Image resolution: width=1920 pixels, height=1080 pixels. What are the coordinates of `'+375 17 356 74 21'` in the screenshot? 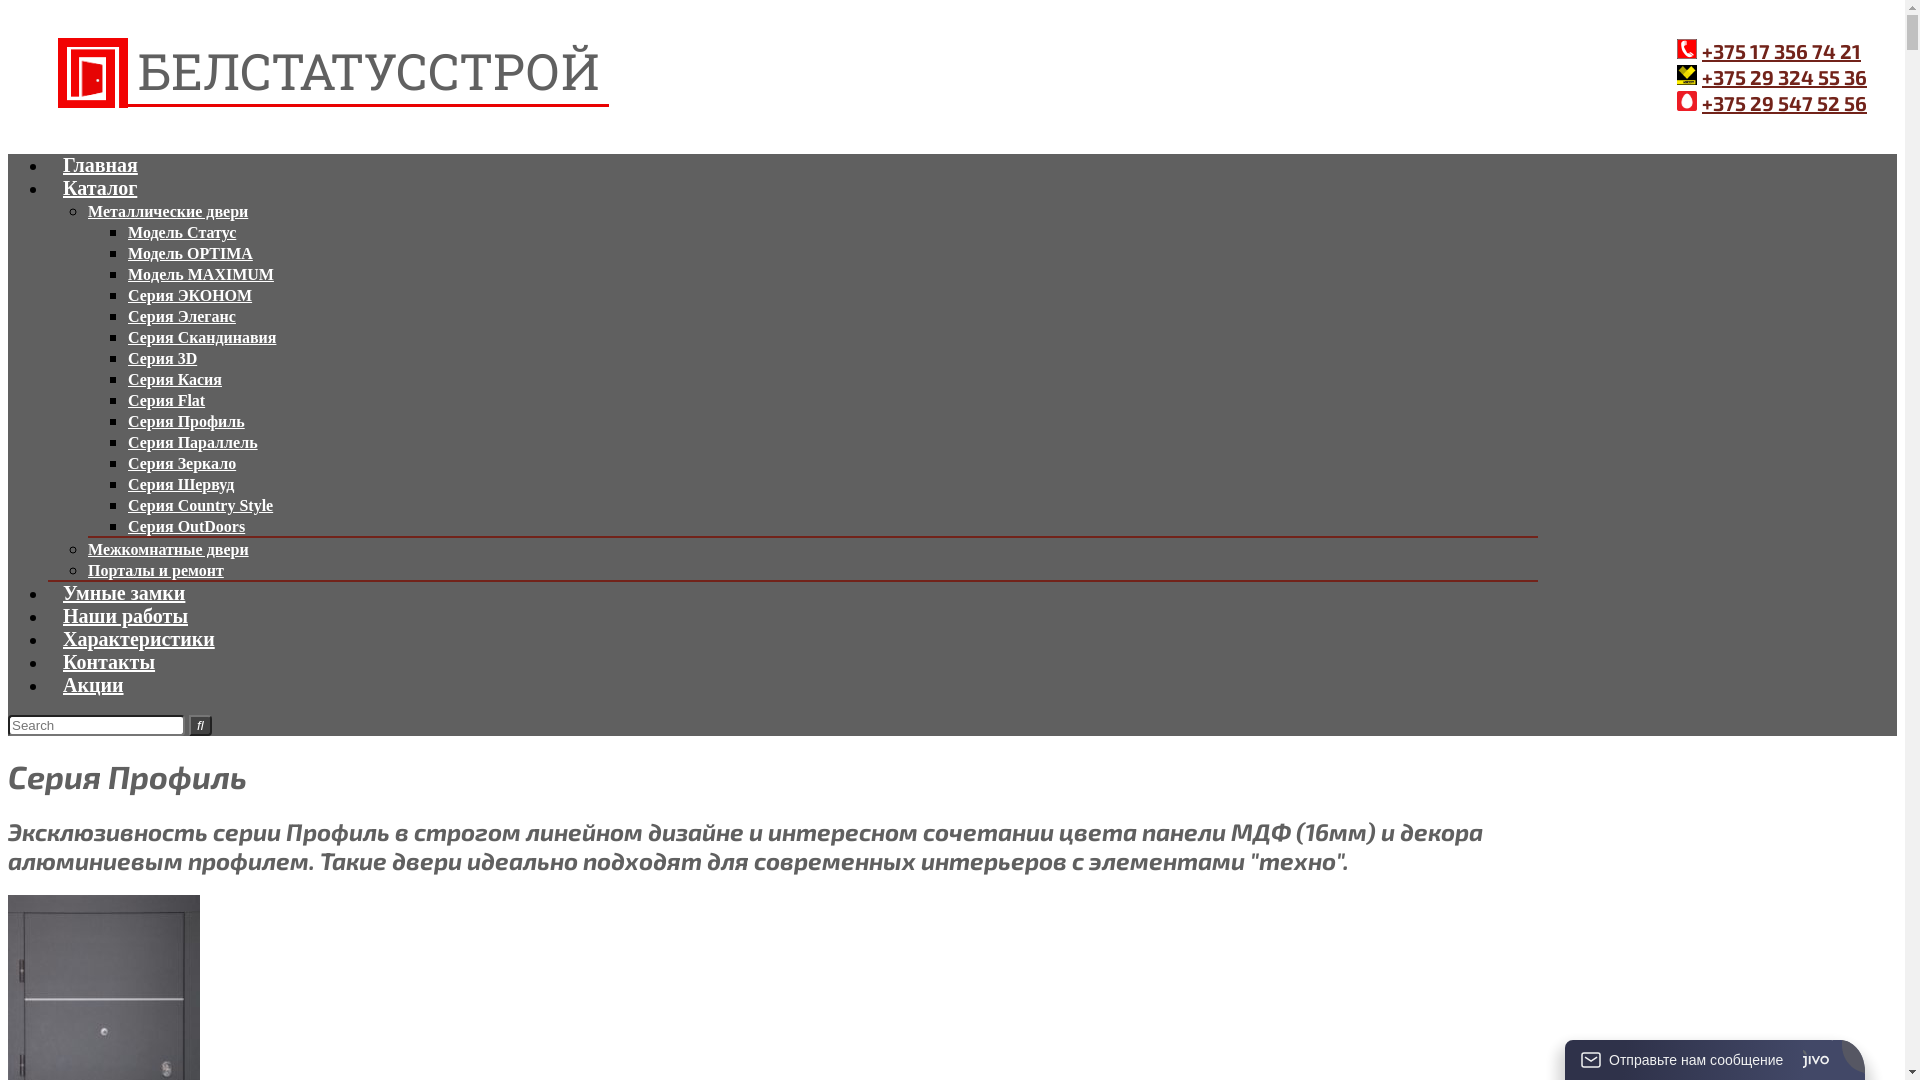 It's located at (1781, 49).